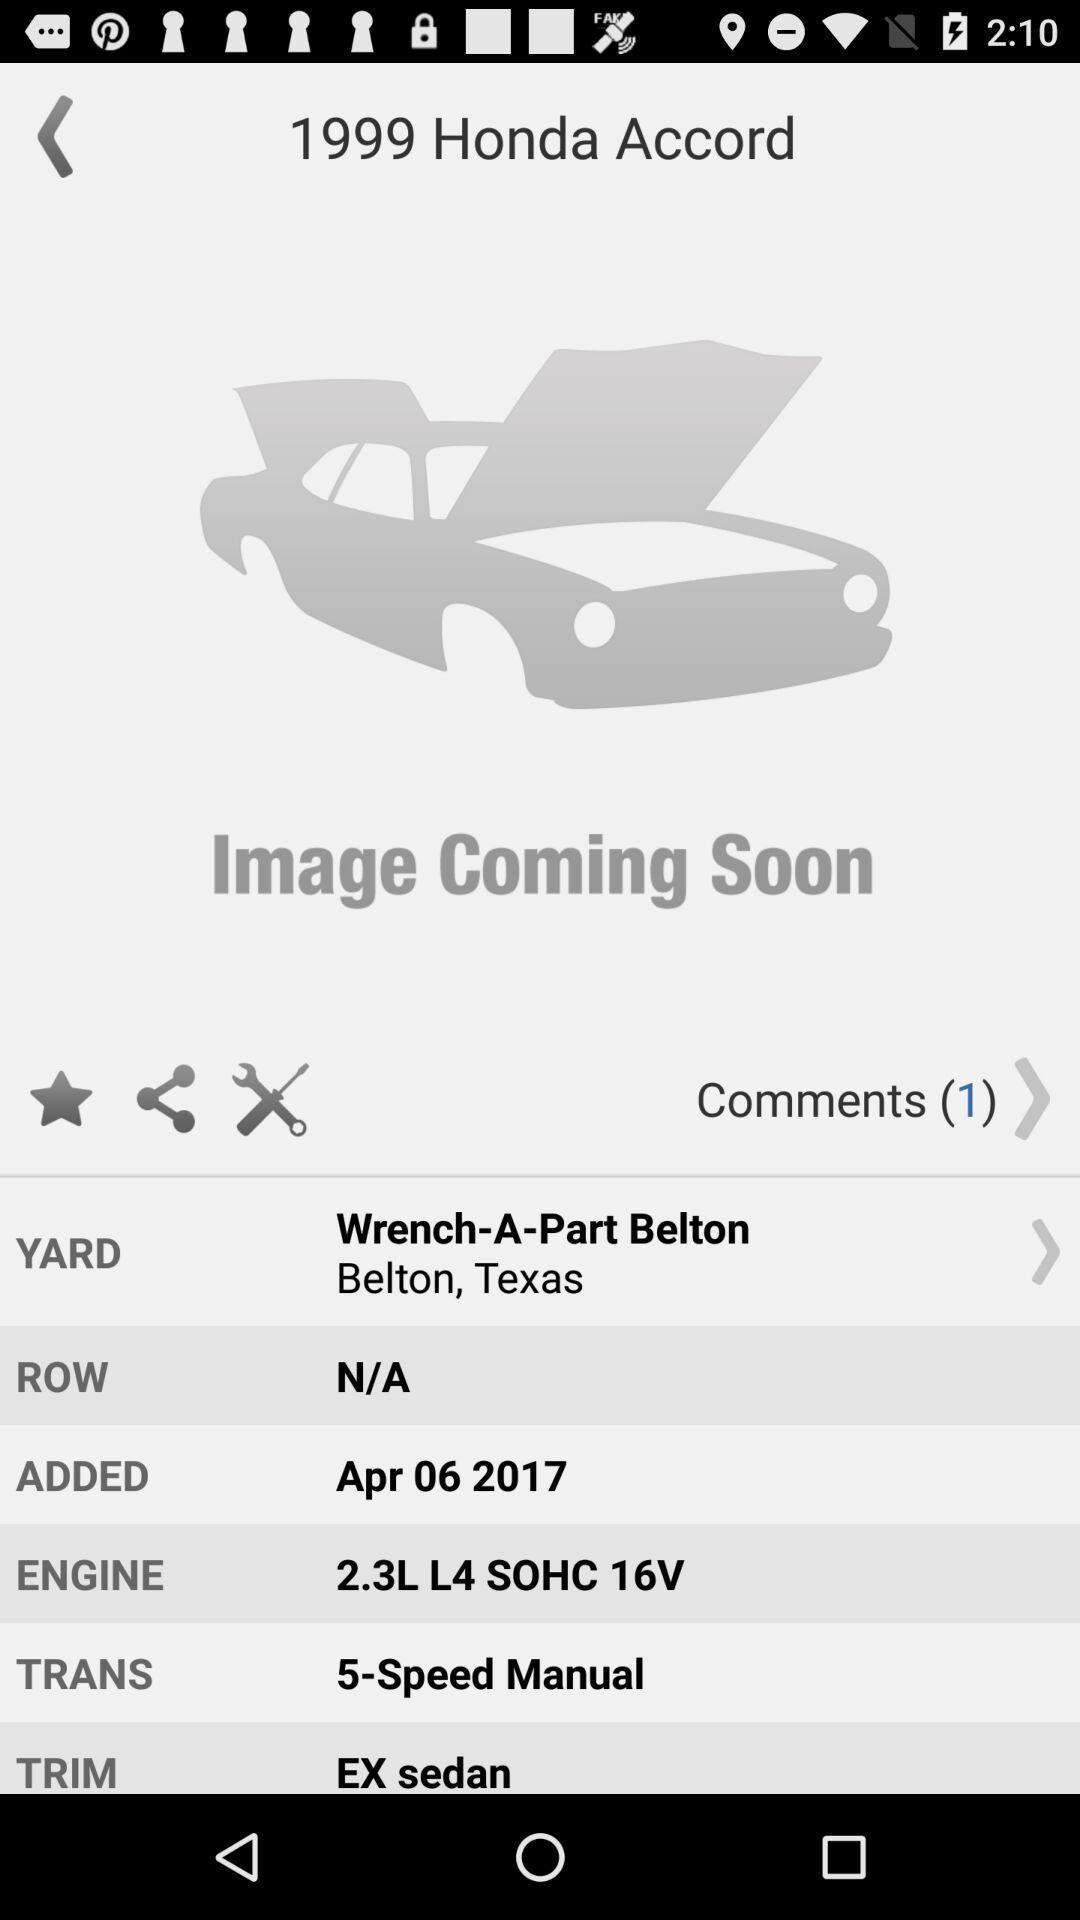 The height and width of the screenshot is (1920, 1080). I want to click on the share icon, so click(164, 1176).